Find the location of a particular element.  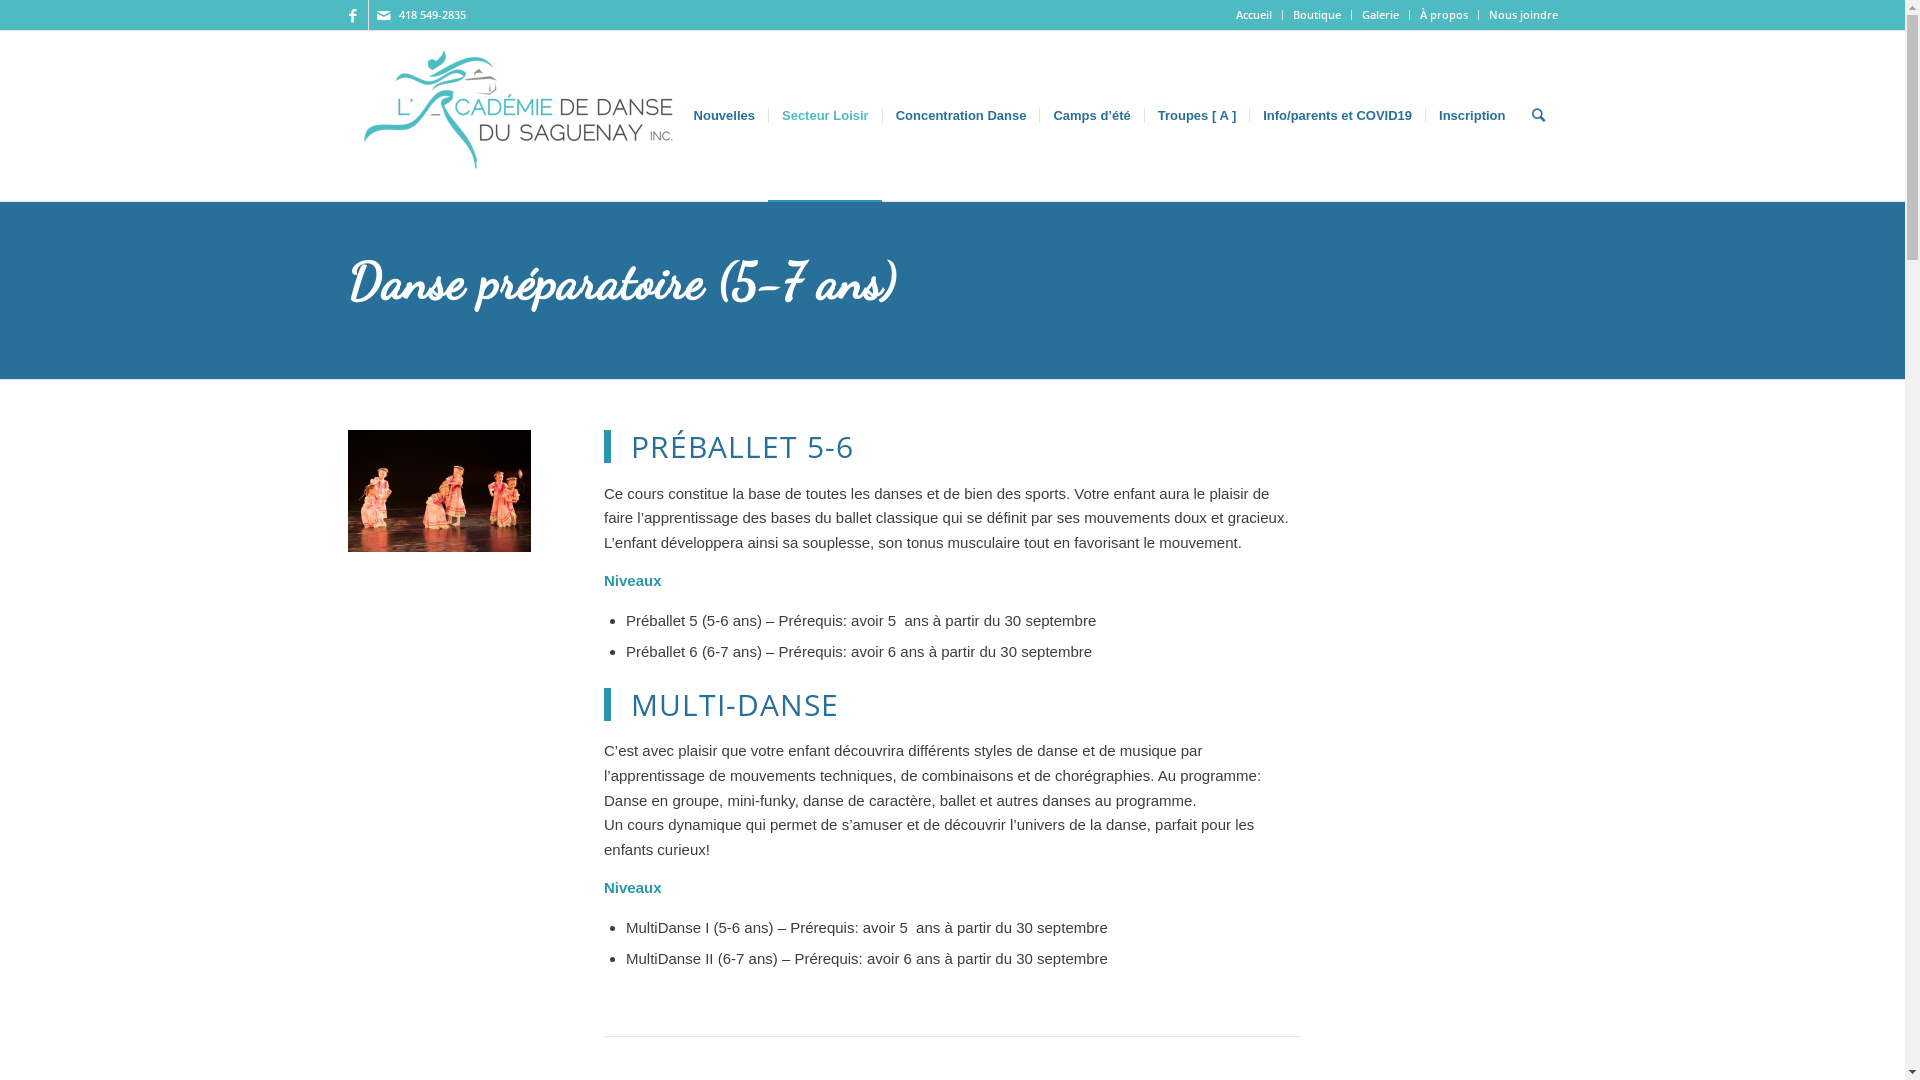

'Galerie' is located at coordinates (1379, 14).